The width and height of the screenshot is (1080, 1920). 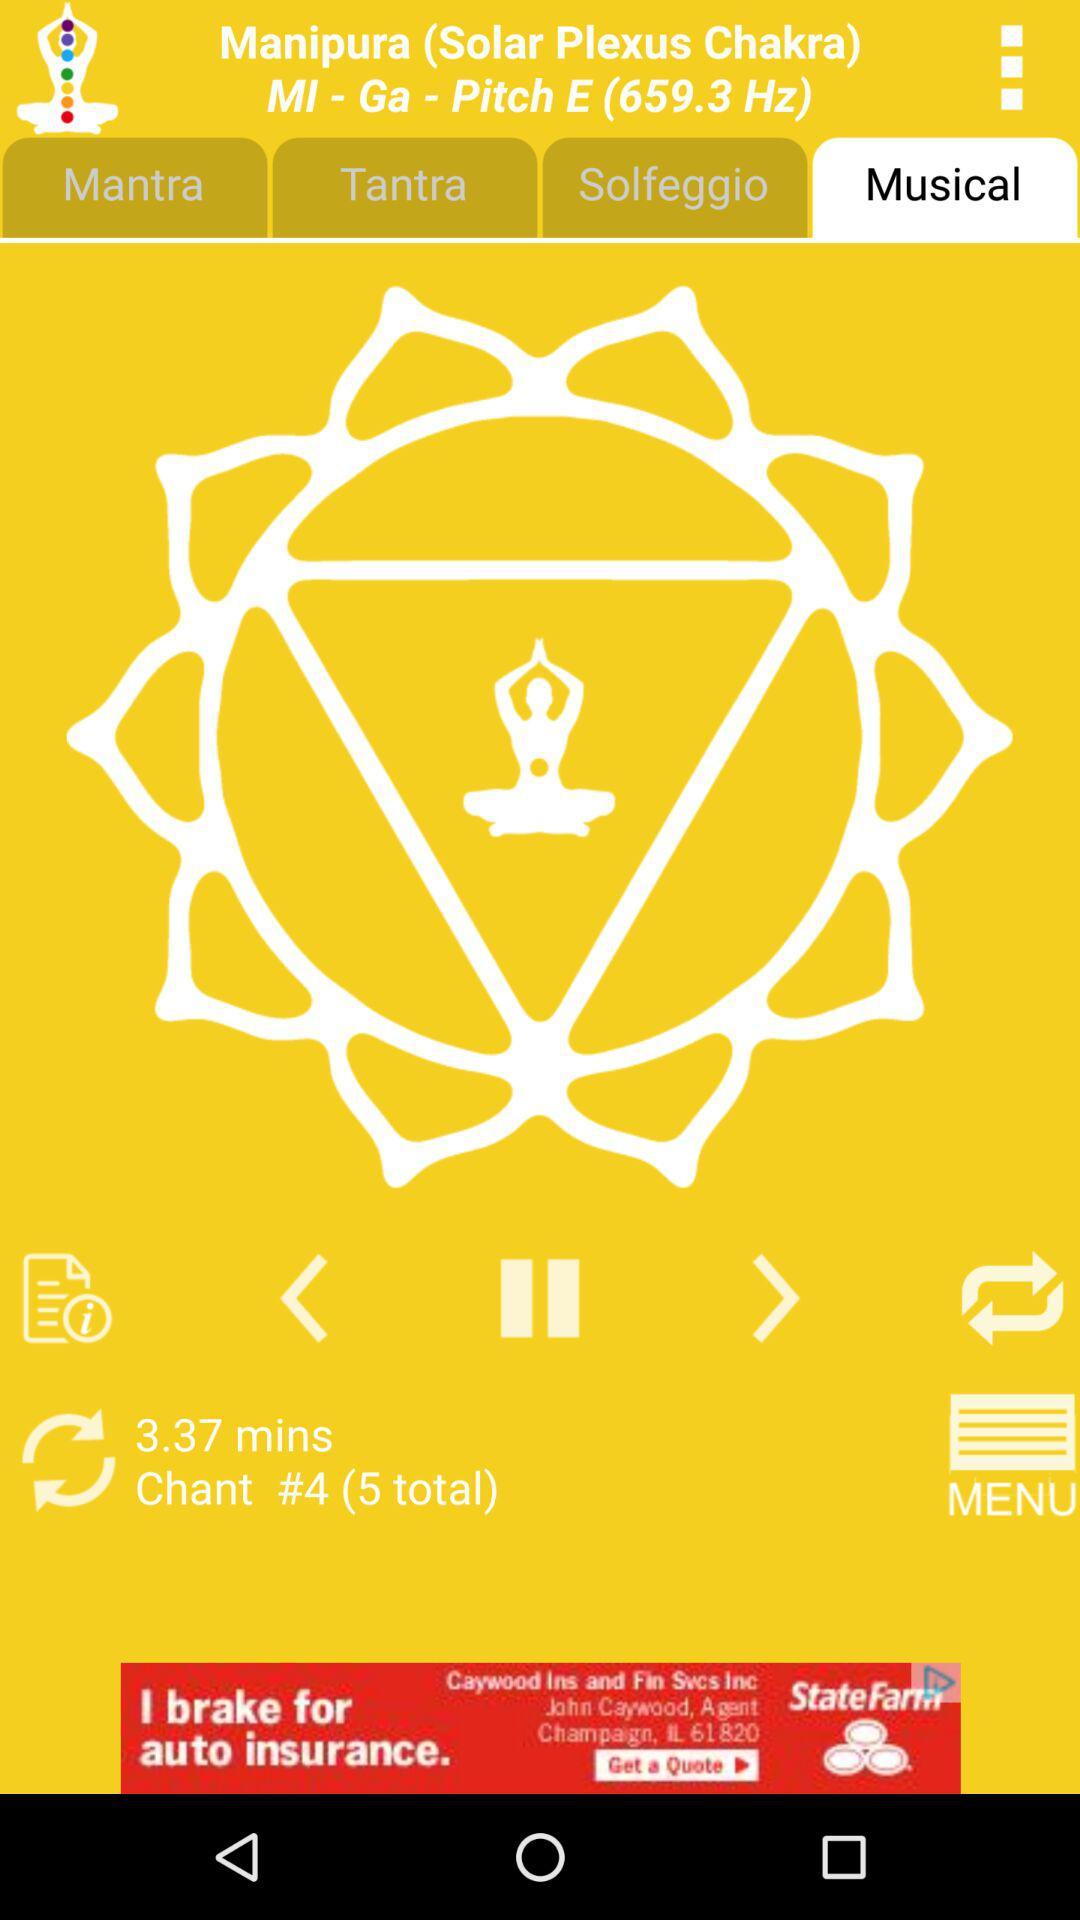 What do you see at coordinates (66, 1460) in the screenshot?
I see `refresh` at bounding box center [66, 1460].